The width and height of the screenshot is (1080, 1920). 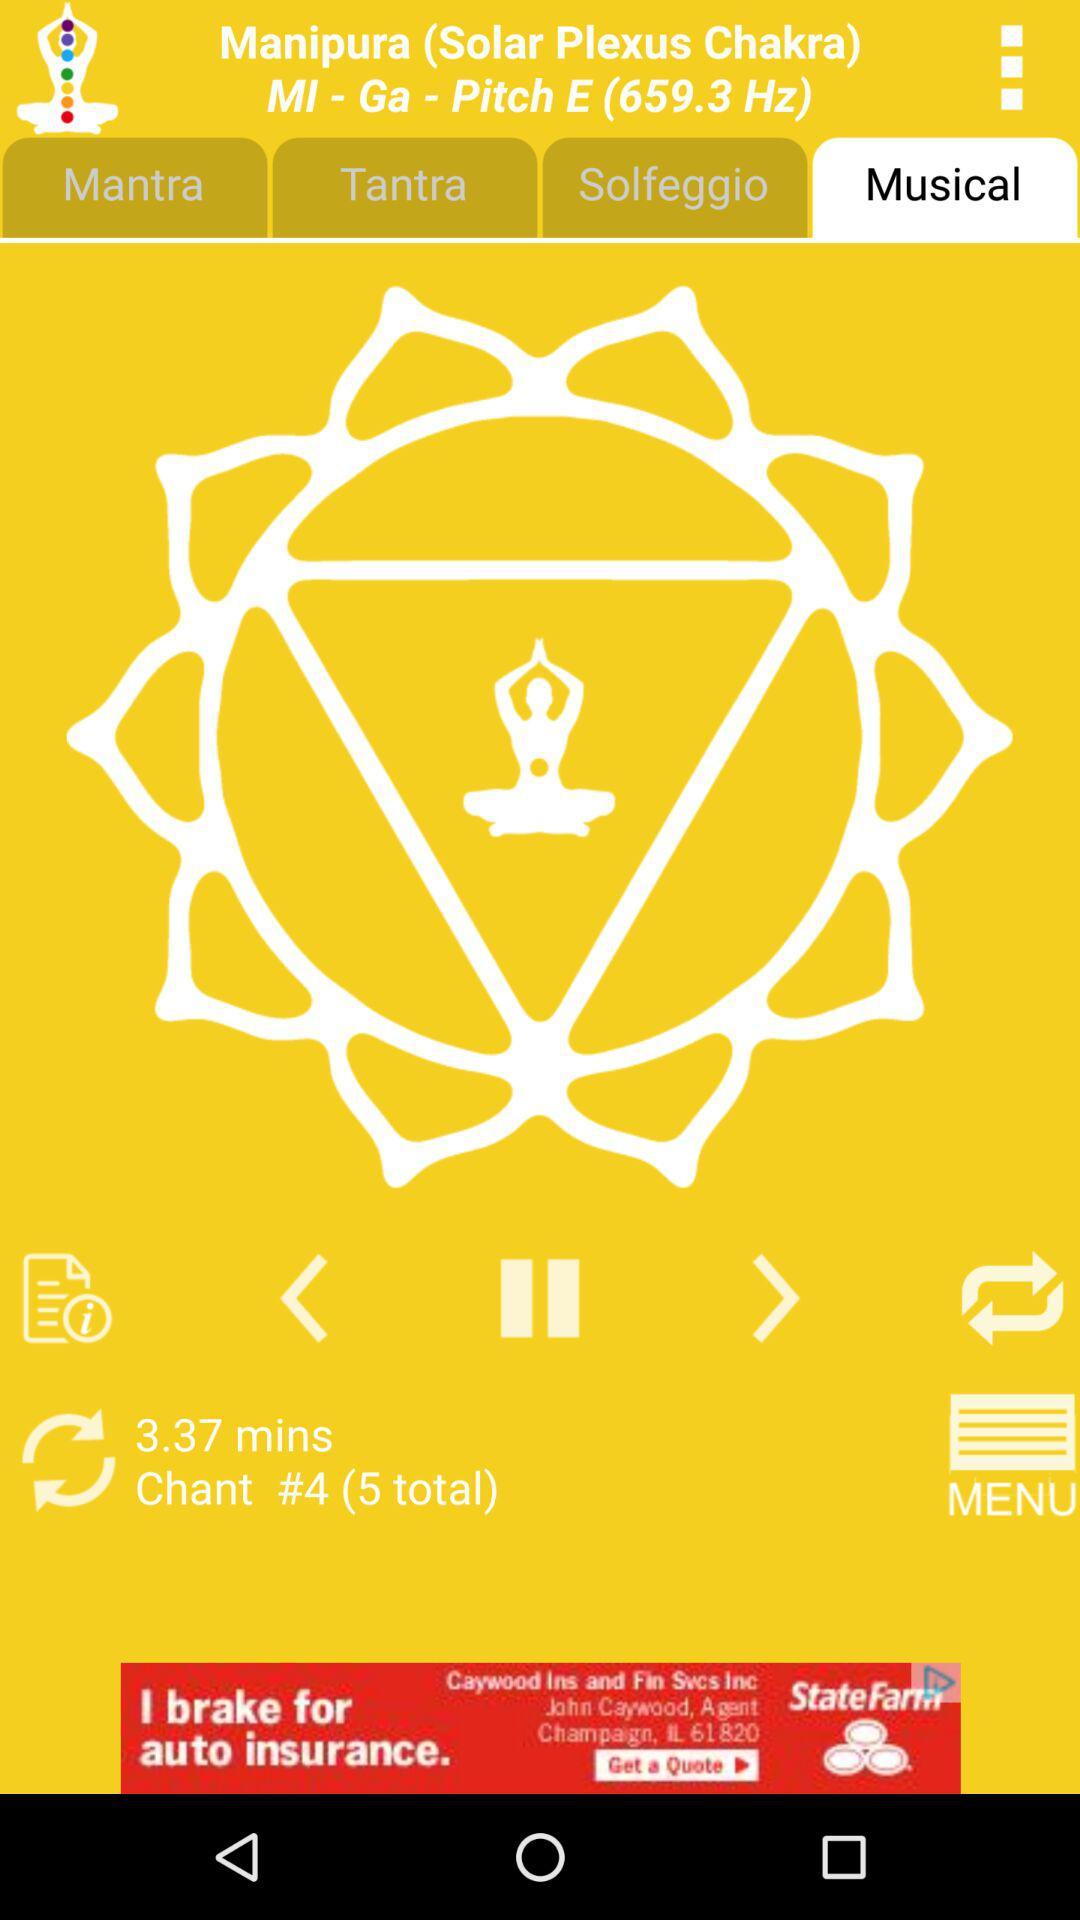 What do you see at coordinates (66, 1460) in the screenshot?
I see `refresh` at bounding box center [66, 1460].